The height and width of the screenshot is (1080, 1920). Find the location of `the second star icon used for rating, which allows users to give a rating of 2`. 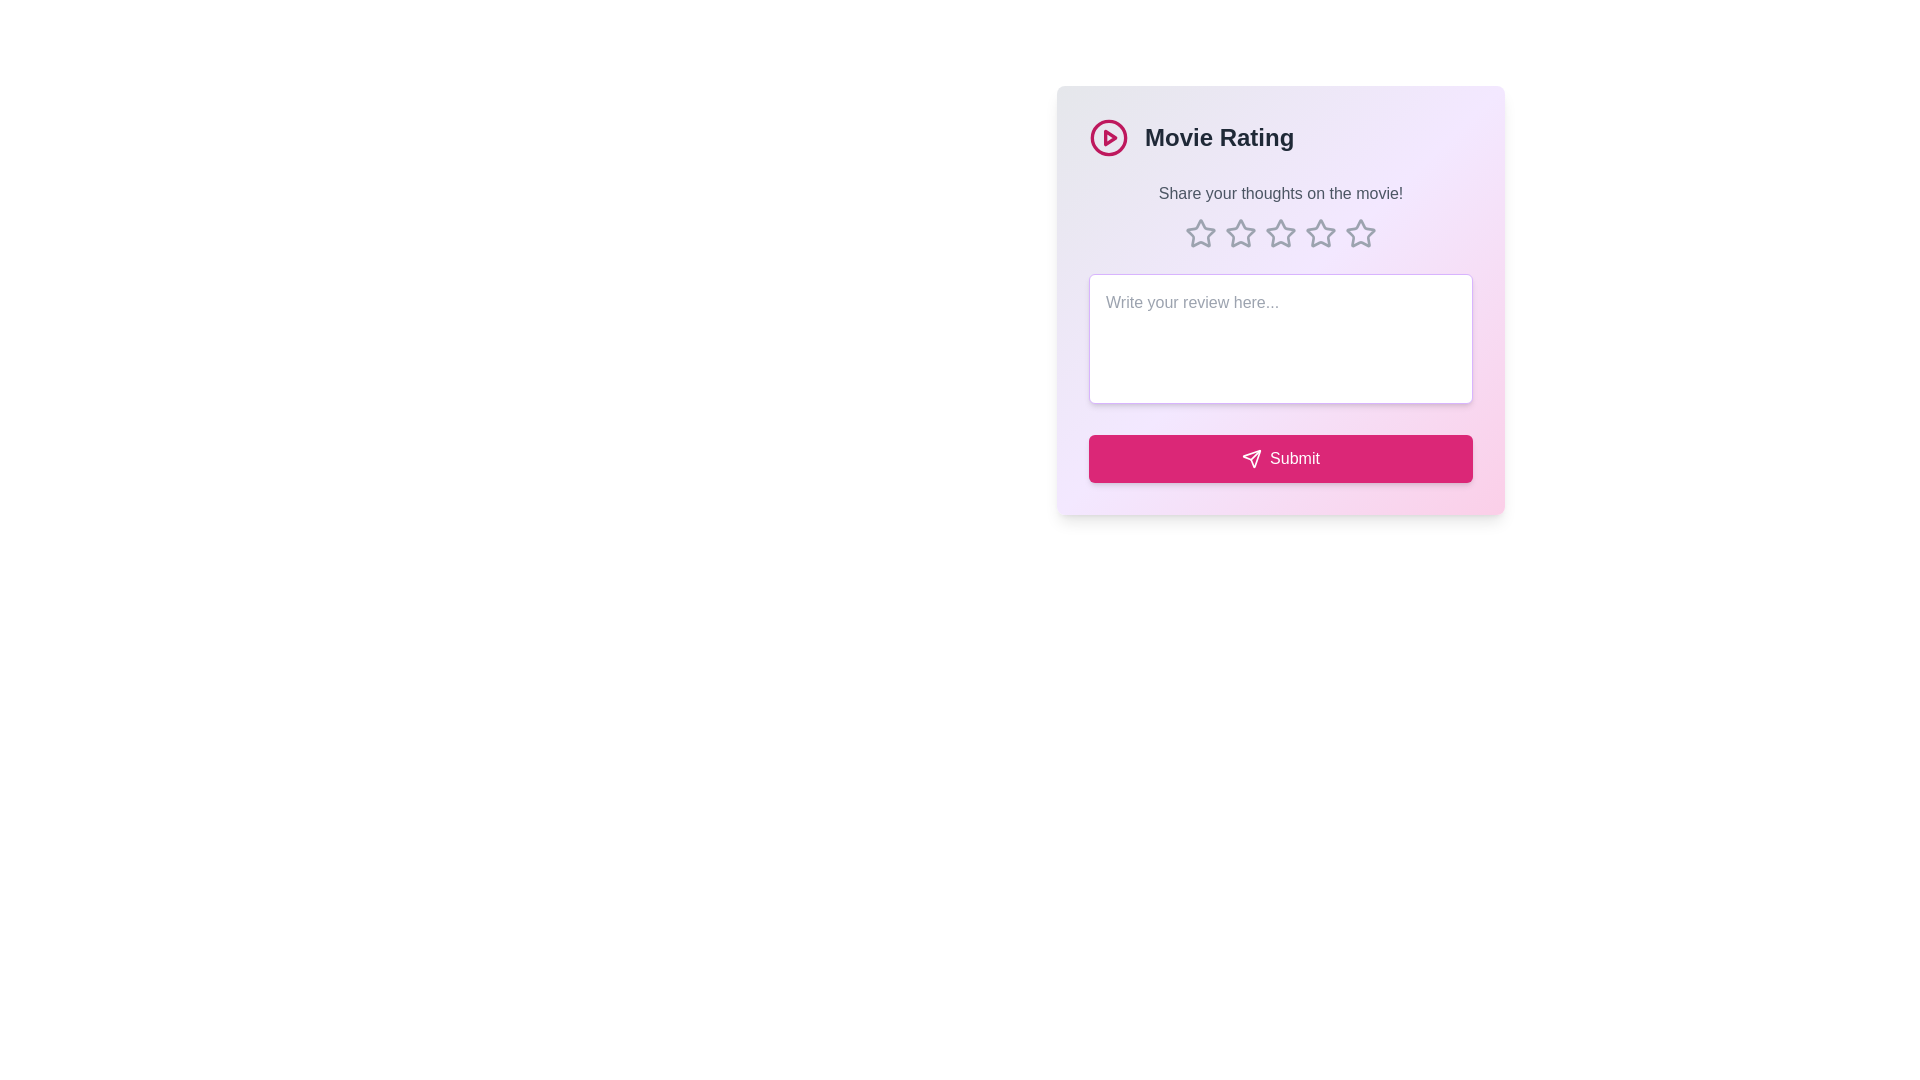

the second star icon used for rating, which allows users to give a rating of 2 is located at coordinates (1280, 231).